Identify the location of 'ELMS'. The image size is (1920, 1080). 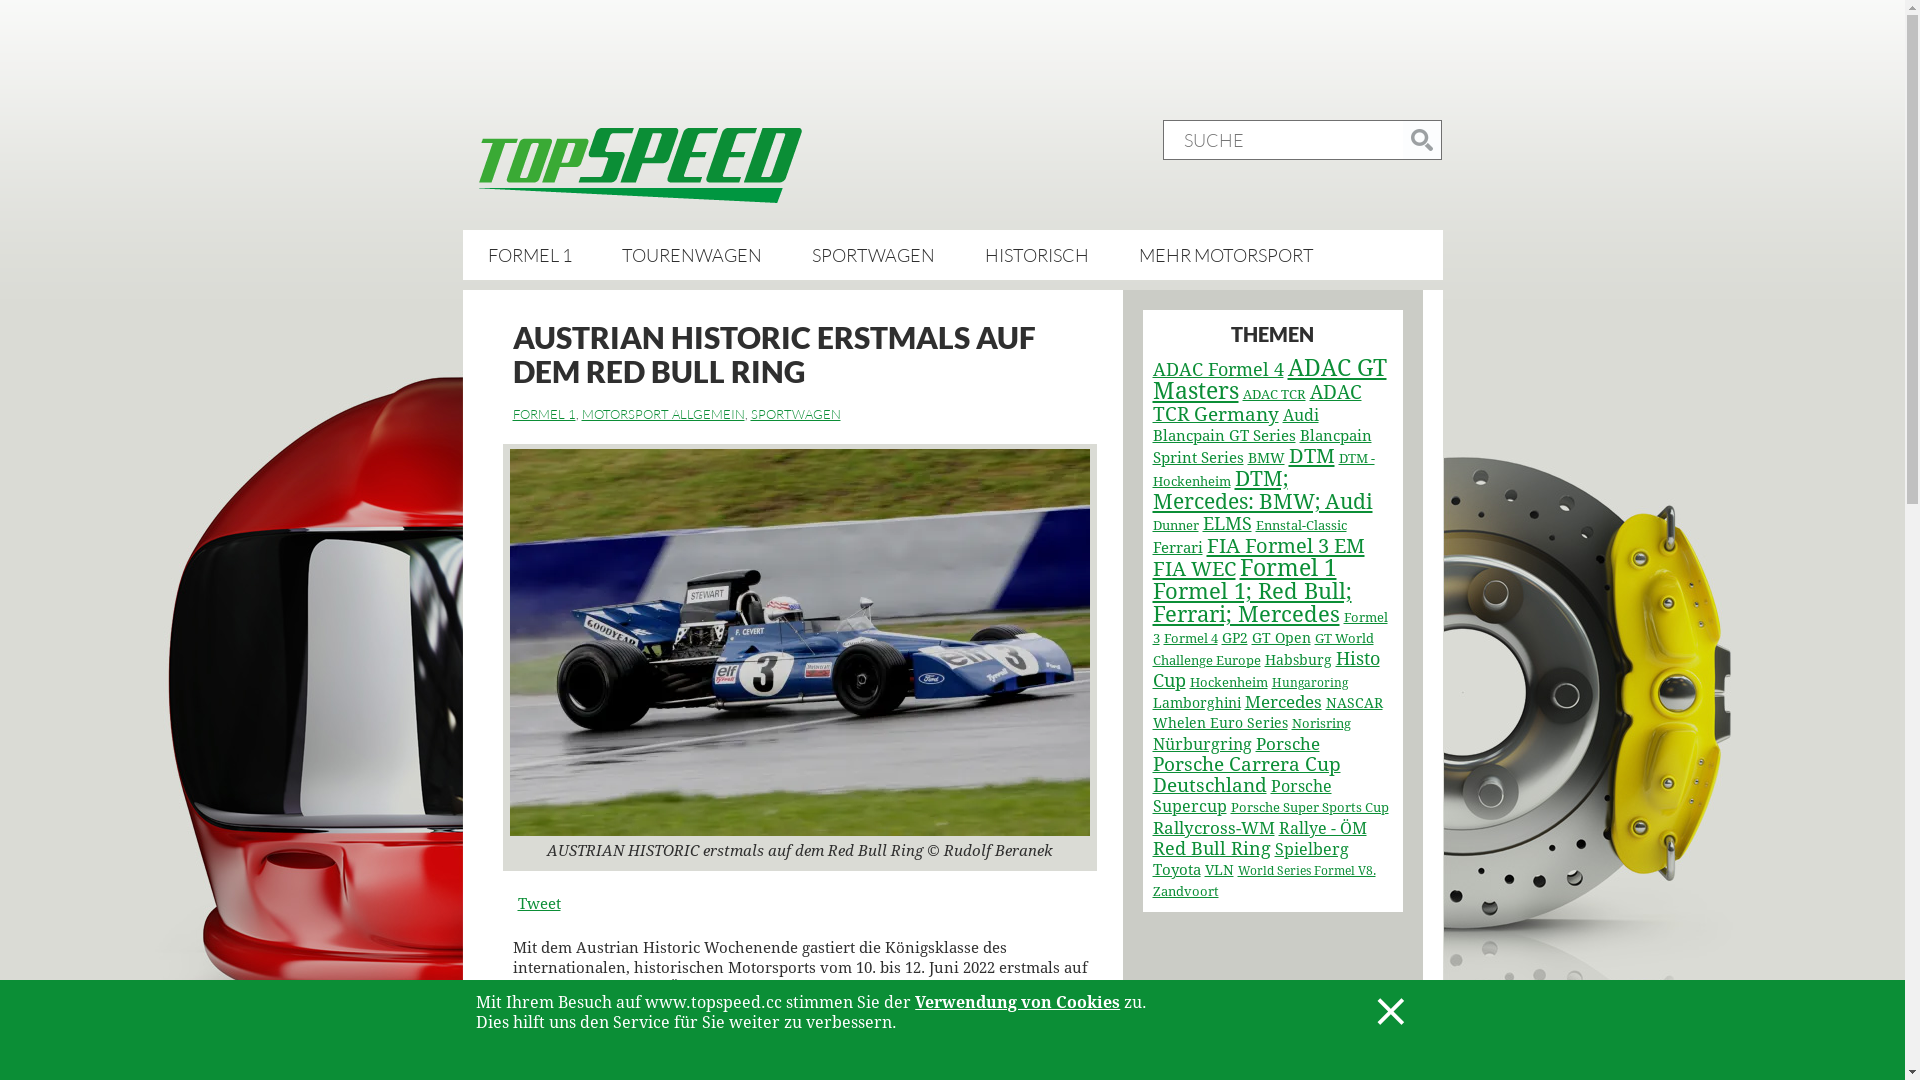
(1225, 523).